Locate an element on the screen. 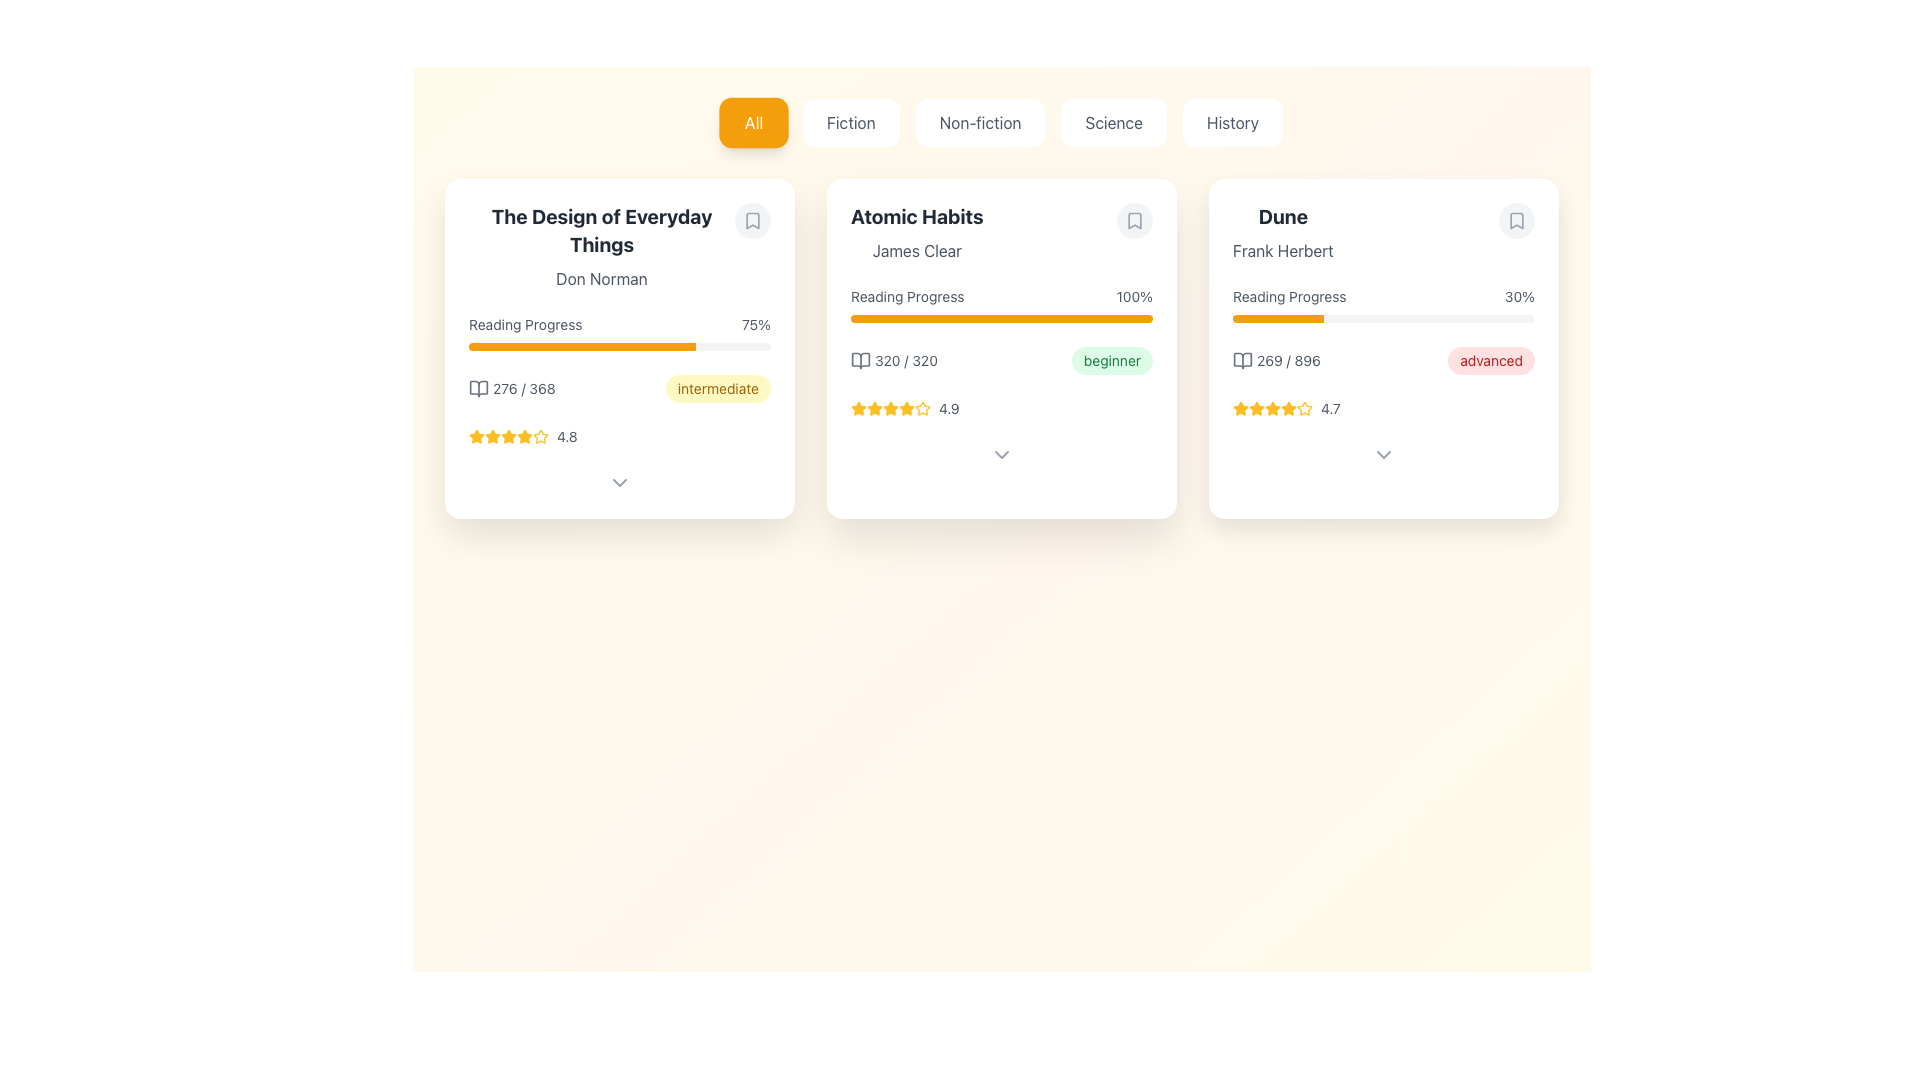 The height and width of the screenshot is (1080, 1920). the static text label displaying the name 'Don Norman', which is positioned centrally below the title 'The Design of Everyday Things' within the leftmost card of a three-column layout is located at coordinates (600, 278).